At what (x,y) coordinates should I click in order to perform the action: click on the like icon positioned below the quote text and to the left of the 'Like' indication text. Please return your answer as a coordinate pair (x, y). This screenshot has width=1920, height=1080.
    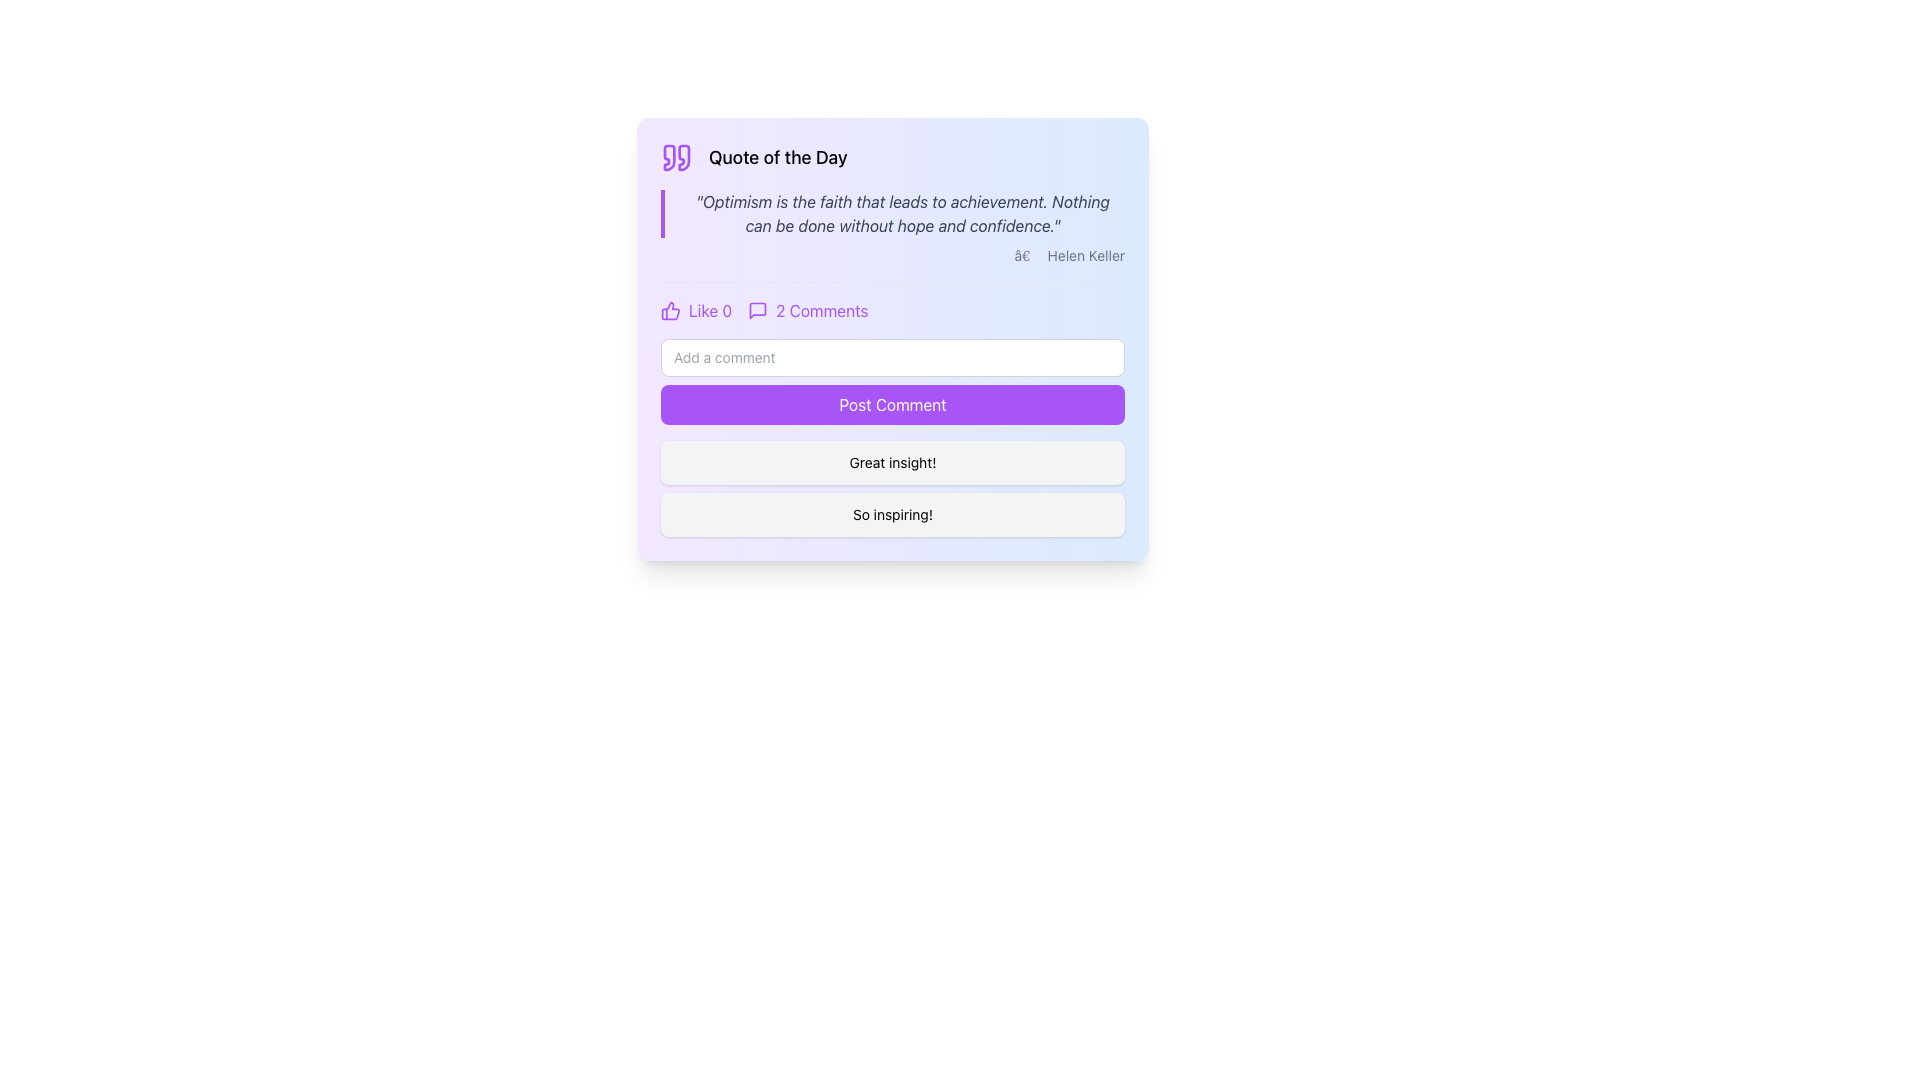
    Looking at the image, I should click on (670, 311).